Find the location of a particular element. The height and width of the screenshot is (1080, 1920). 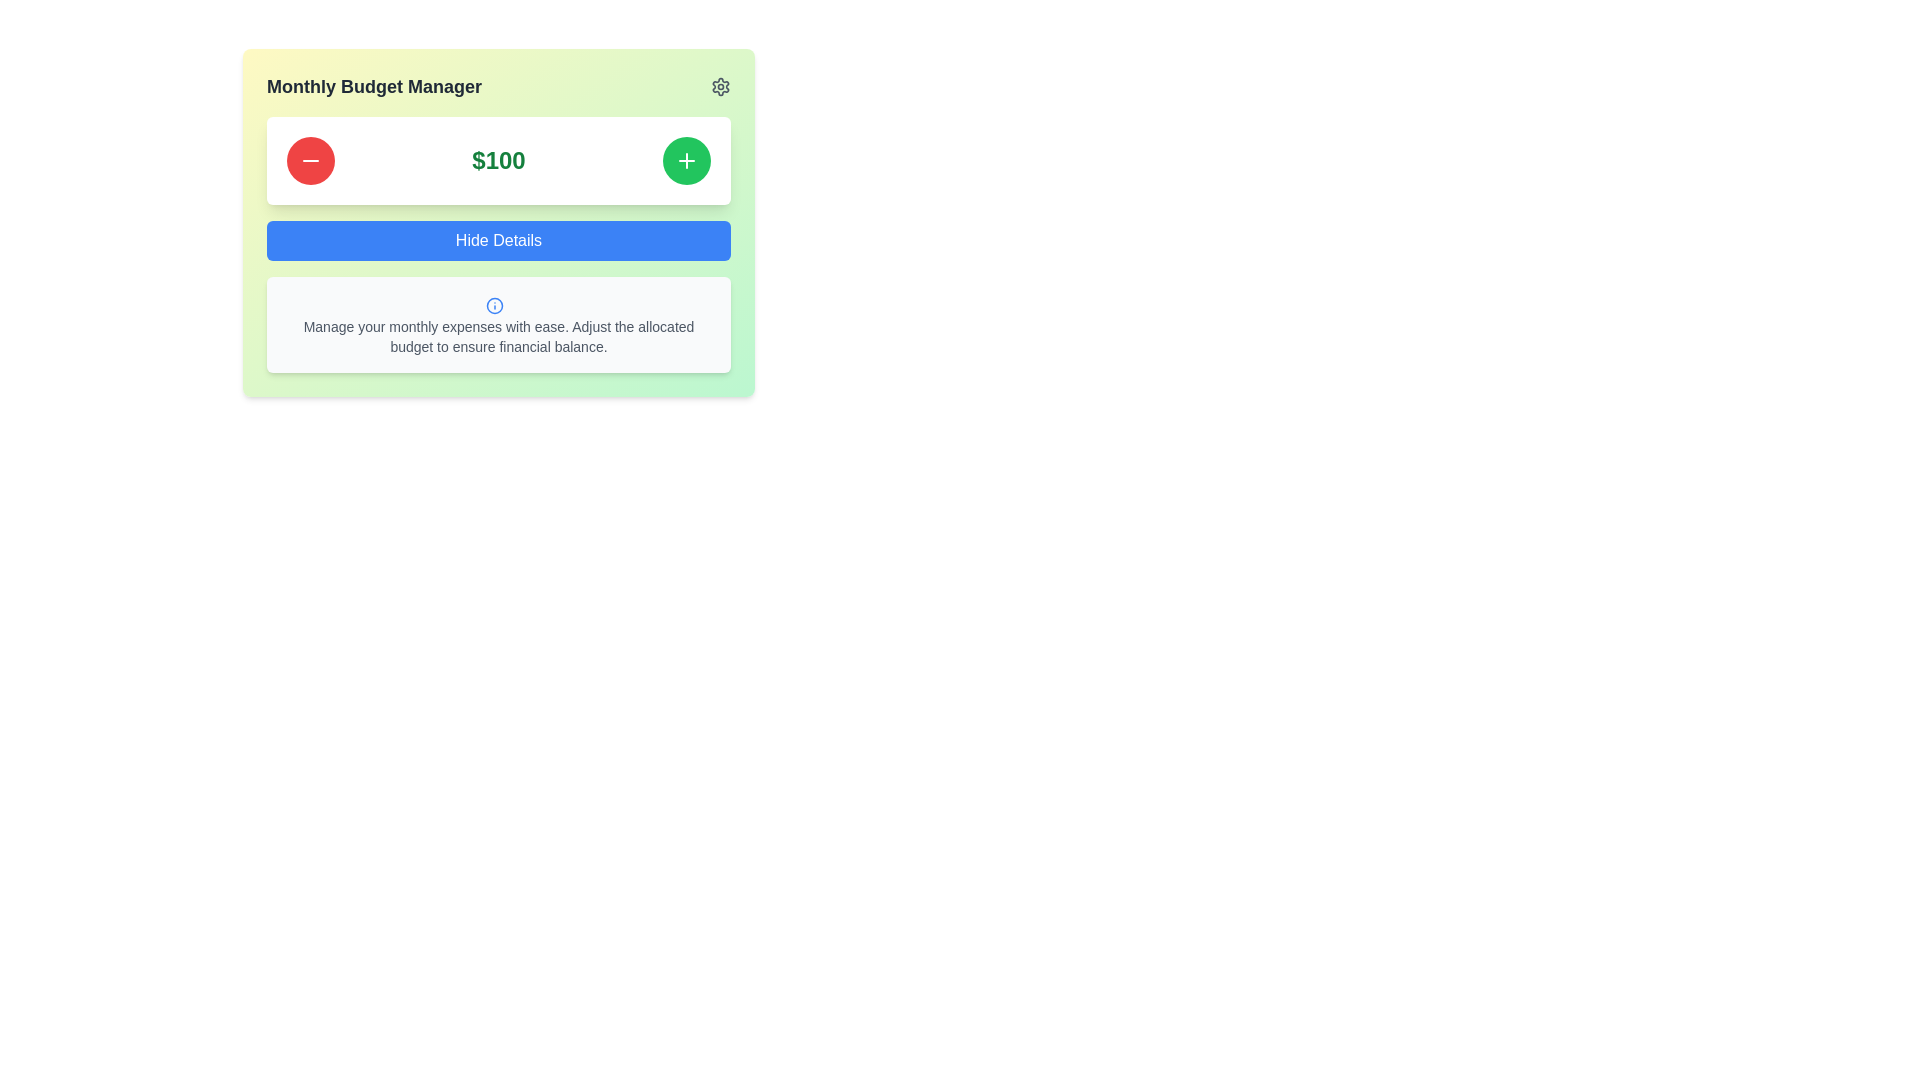

the increment button located on the right side of the top section, adjacent to the figure '$100' is located at coordinates (686, 160).